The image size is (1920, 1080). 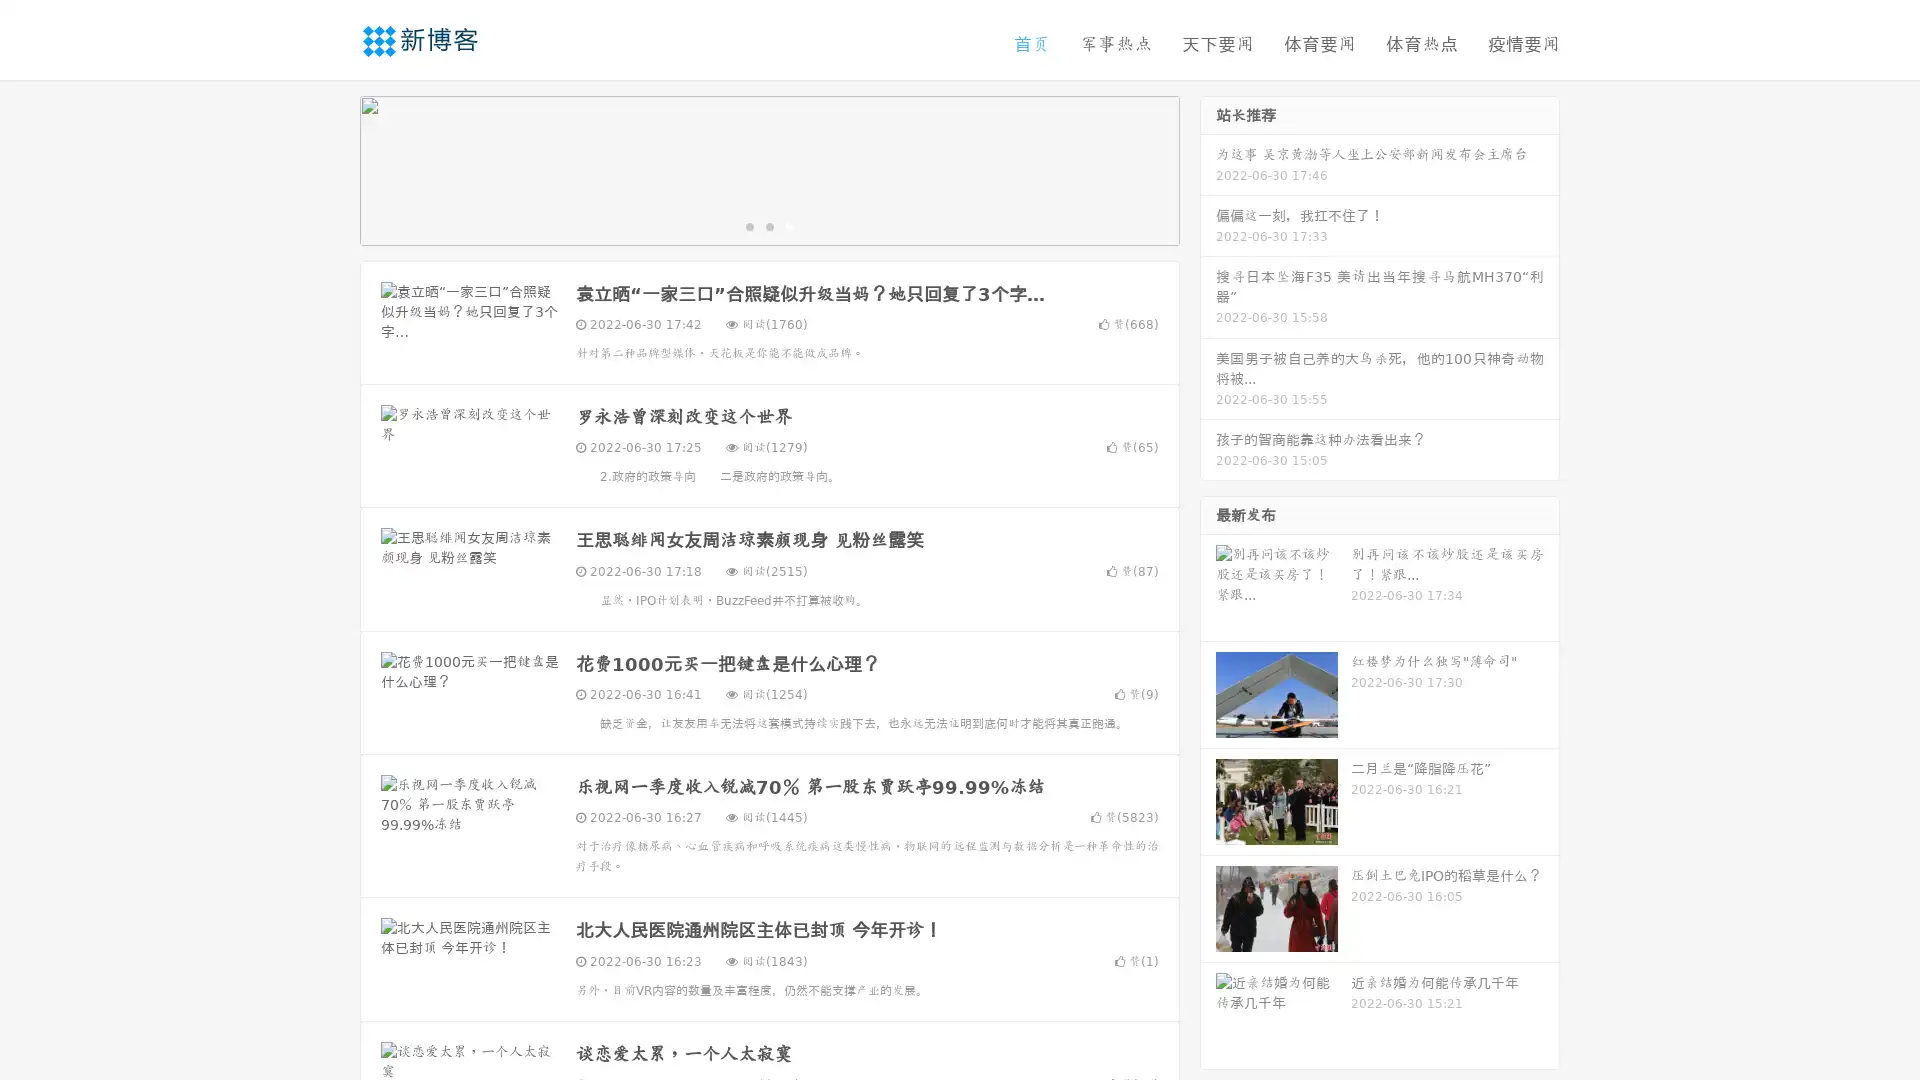 I want to click on Go to slide 2, so click(x=768, y=225).